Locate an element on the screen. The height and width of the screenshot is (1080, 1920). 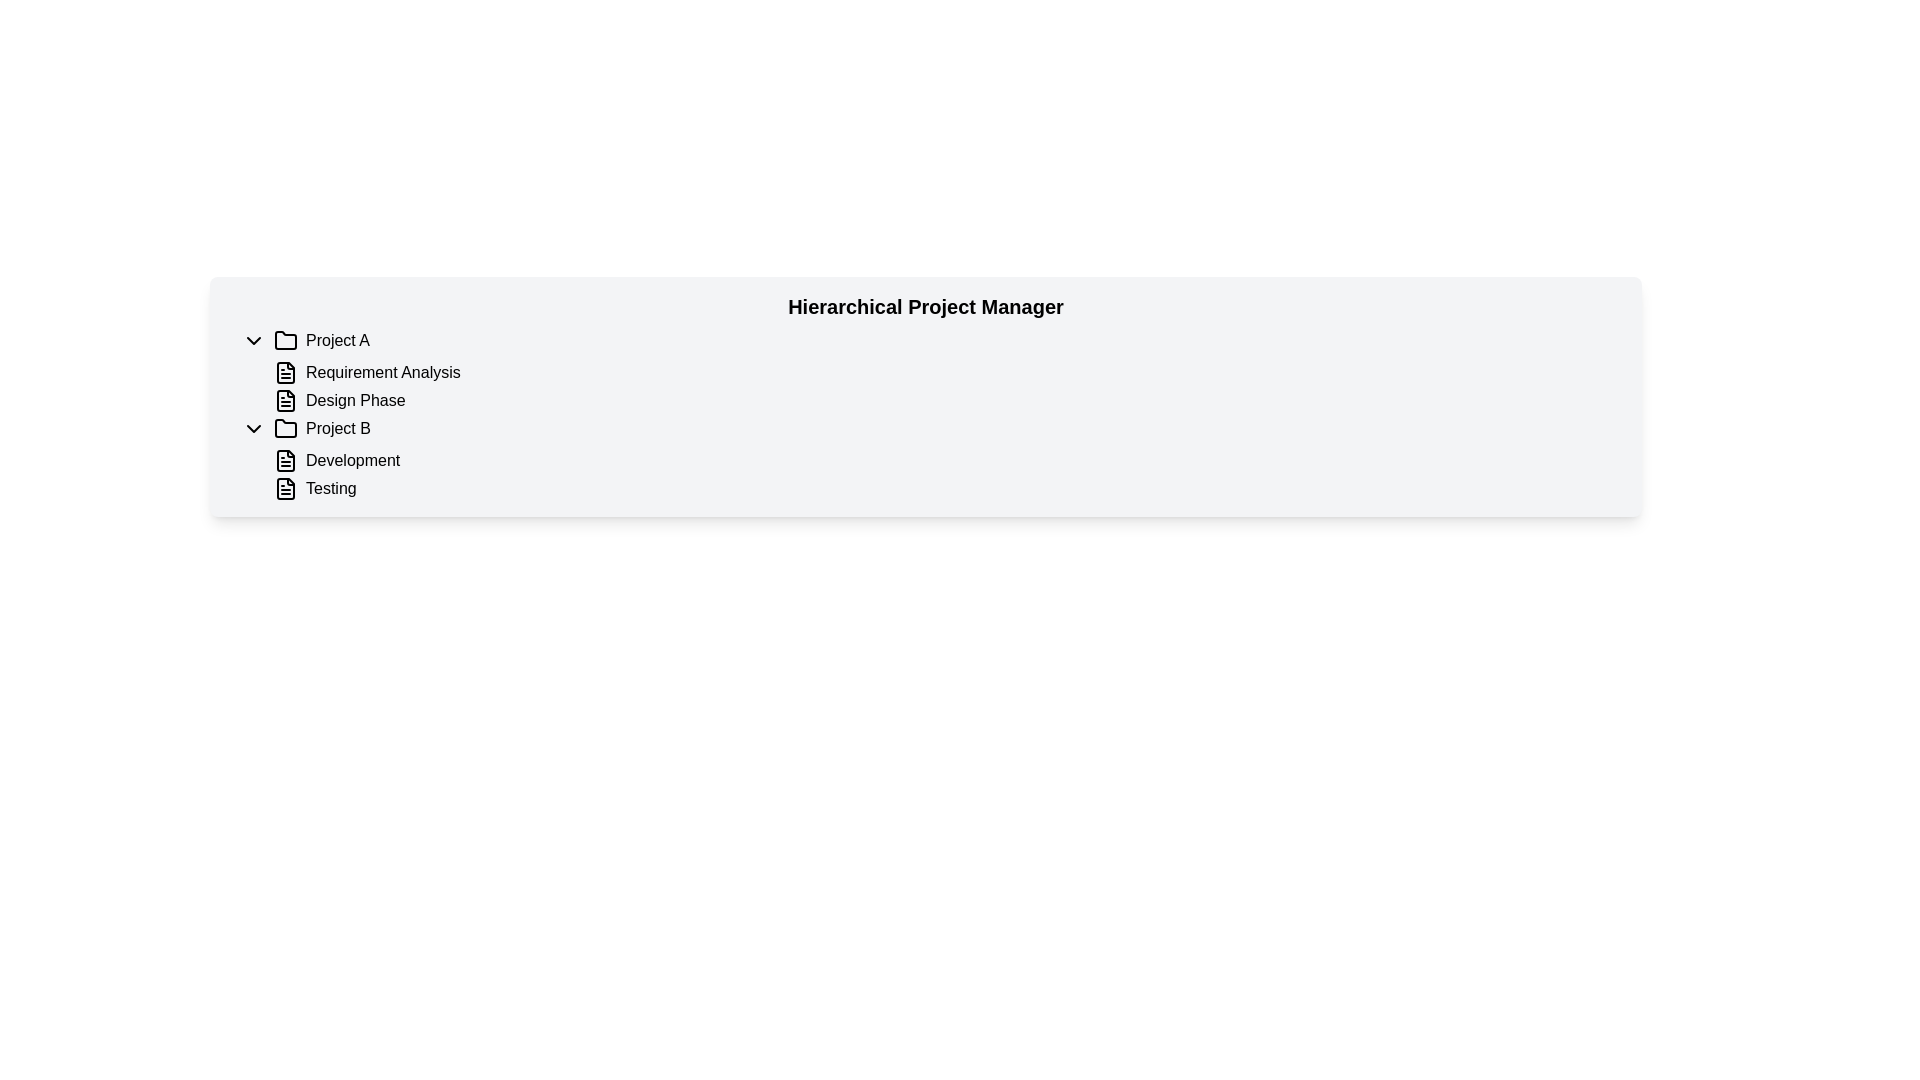
the Dropdown toggle icon located to the immediate left of the 'Project A' label is located at coordinates (253, 339).